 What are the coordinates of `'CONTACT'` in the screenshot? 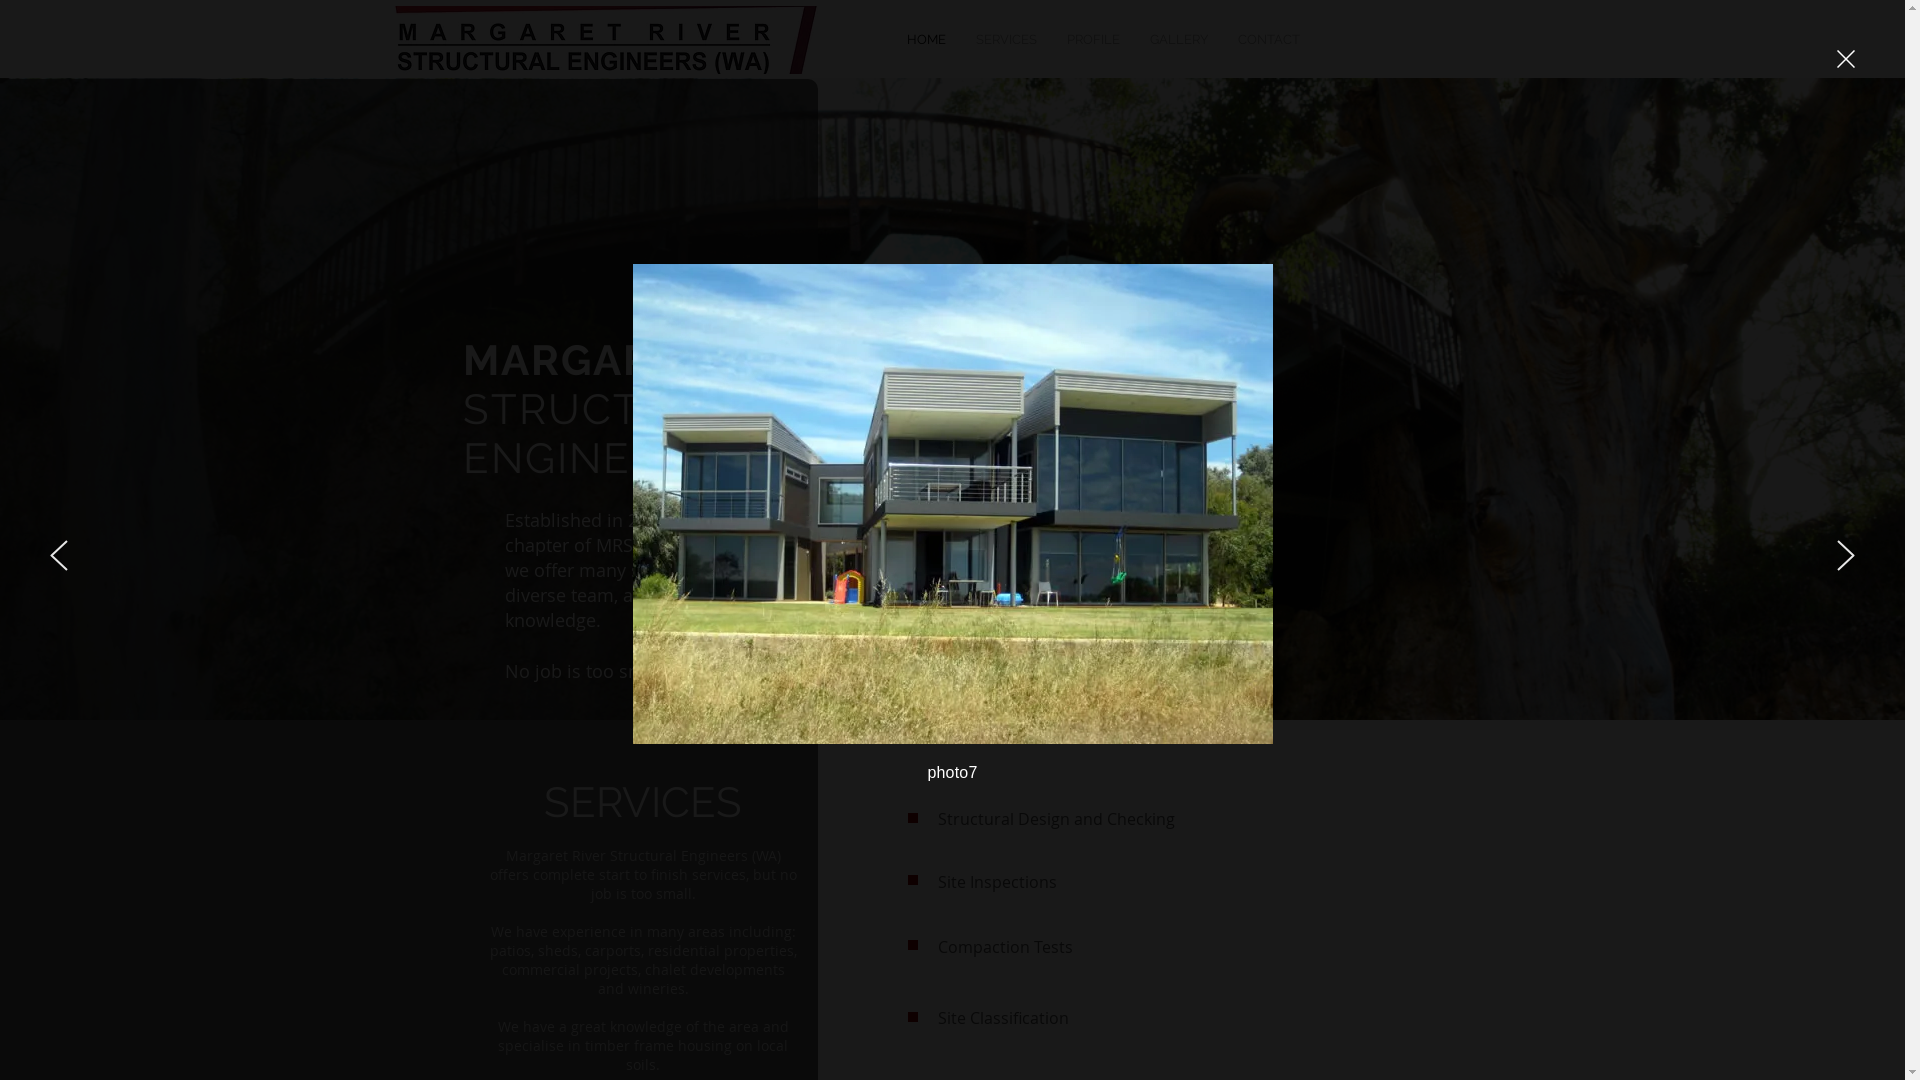 It's located at (1266, 39).